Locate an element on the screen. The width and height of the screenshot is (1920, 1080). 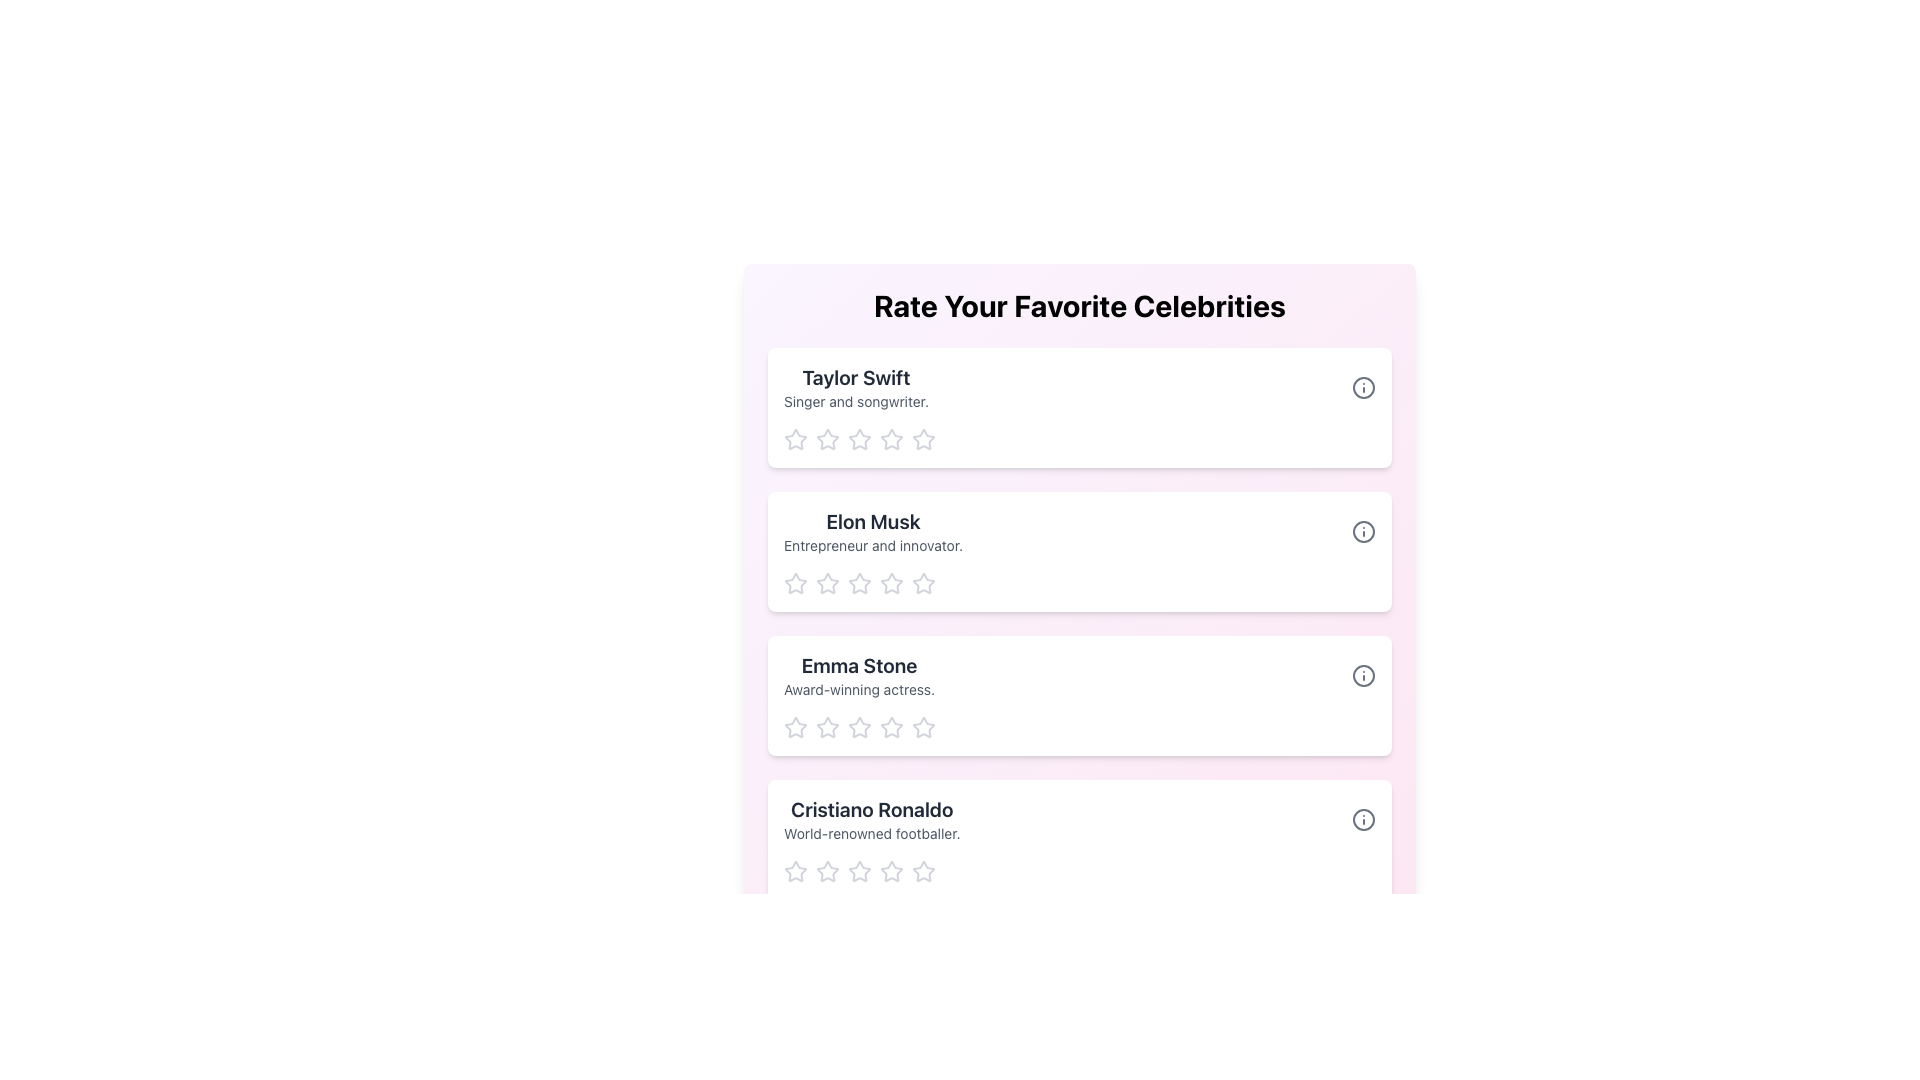
the fifth star icon in the rating control for 'Cristiano Ronaldo' is located at coordinates (859, 870).